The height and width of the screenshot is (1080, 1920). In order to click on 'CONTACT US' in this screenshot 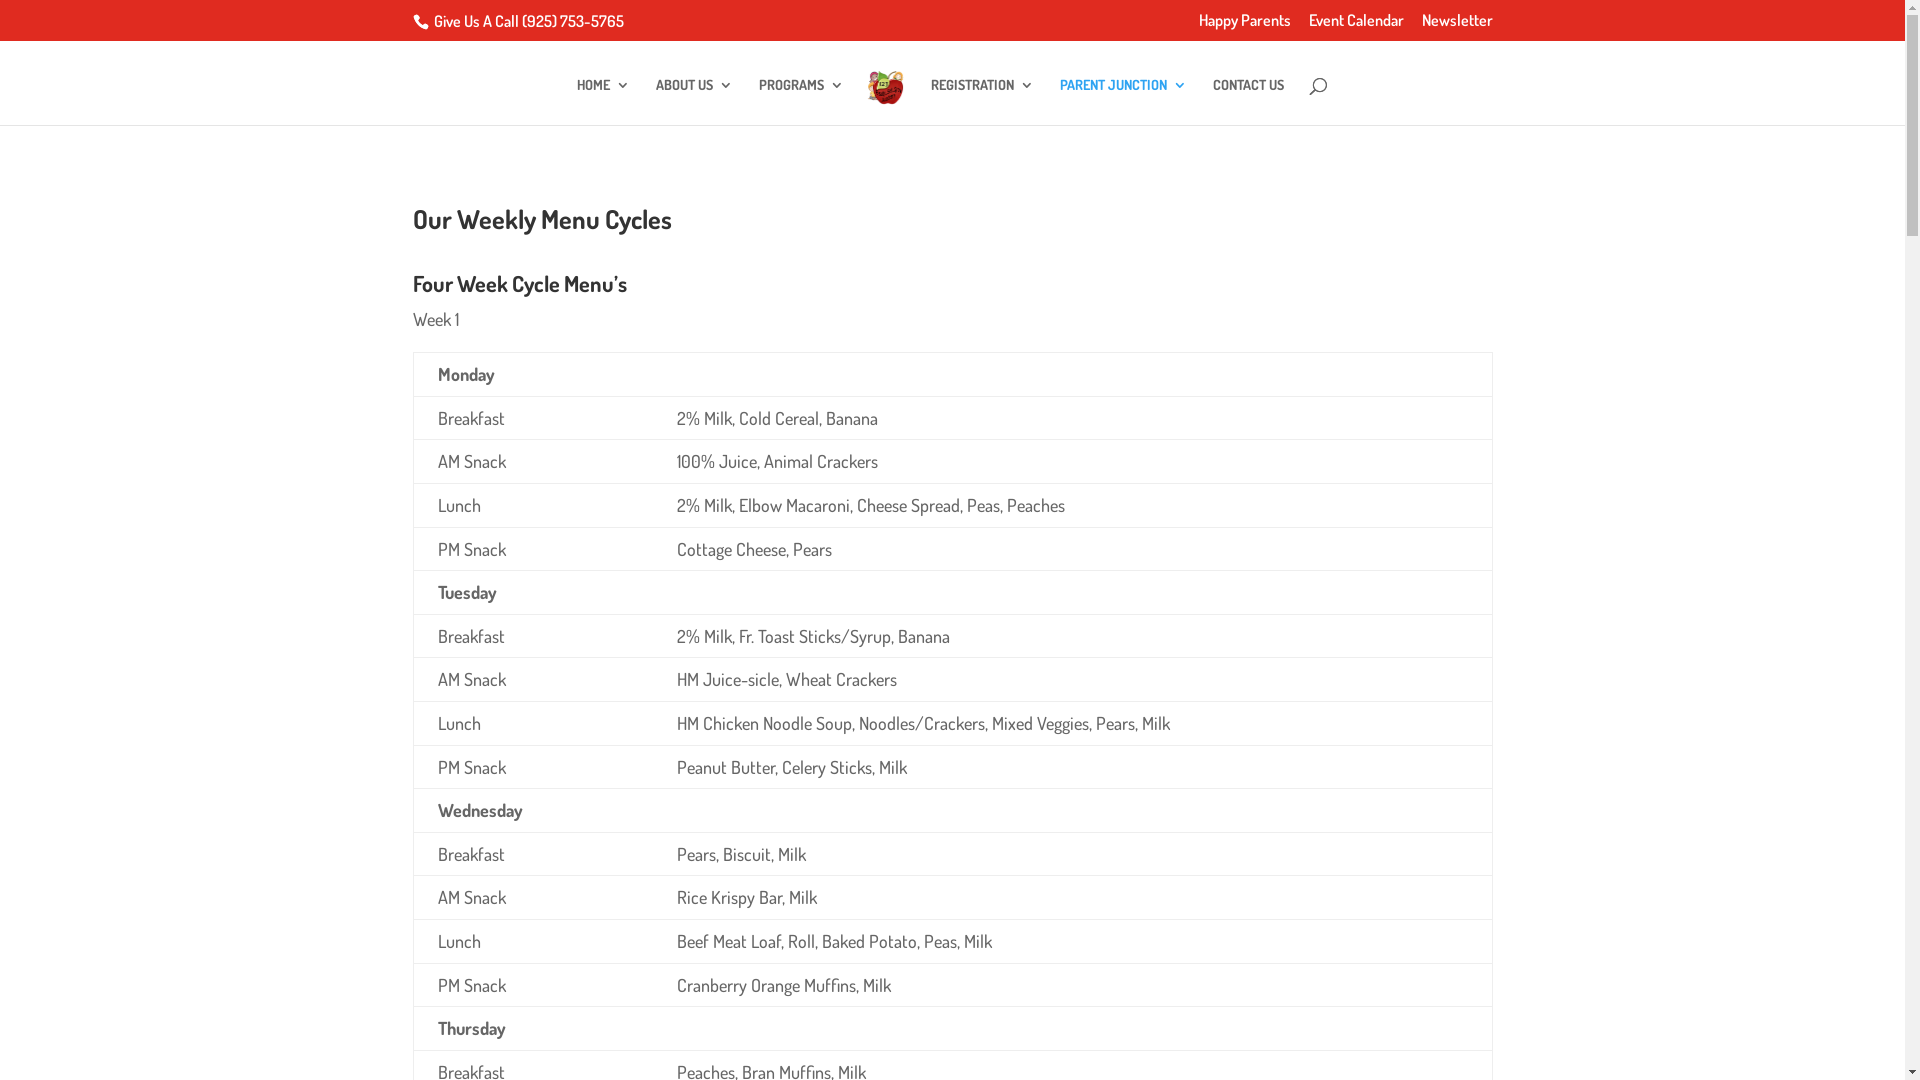, I will do `click(1247, 101)`.